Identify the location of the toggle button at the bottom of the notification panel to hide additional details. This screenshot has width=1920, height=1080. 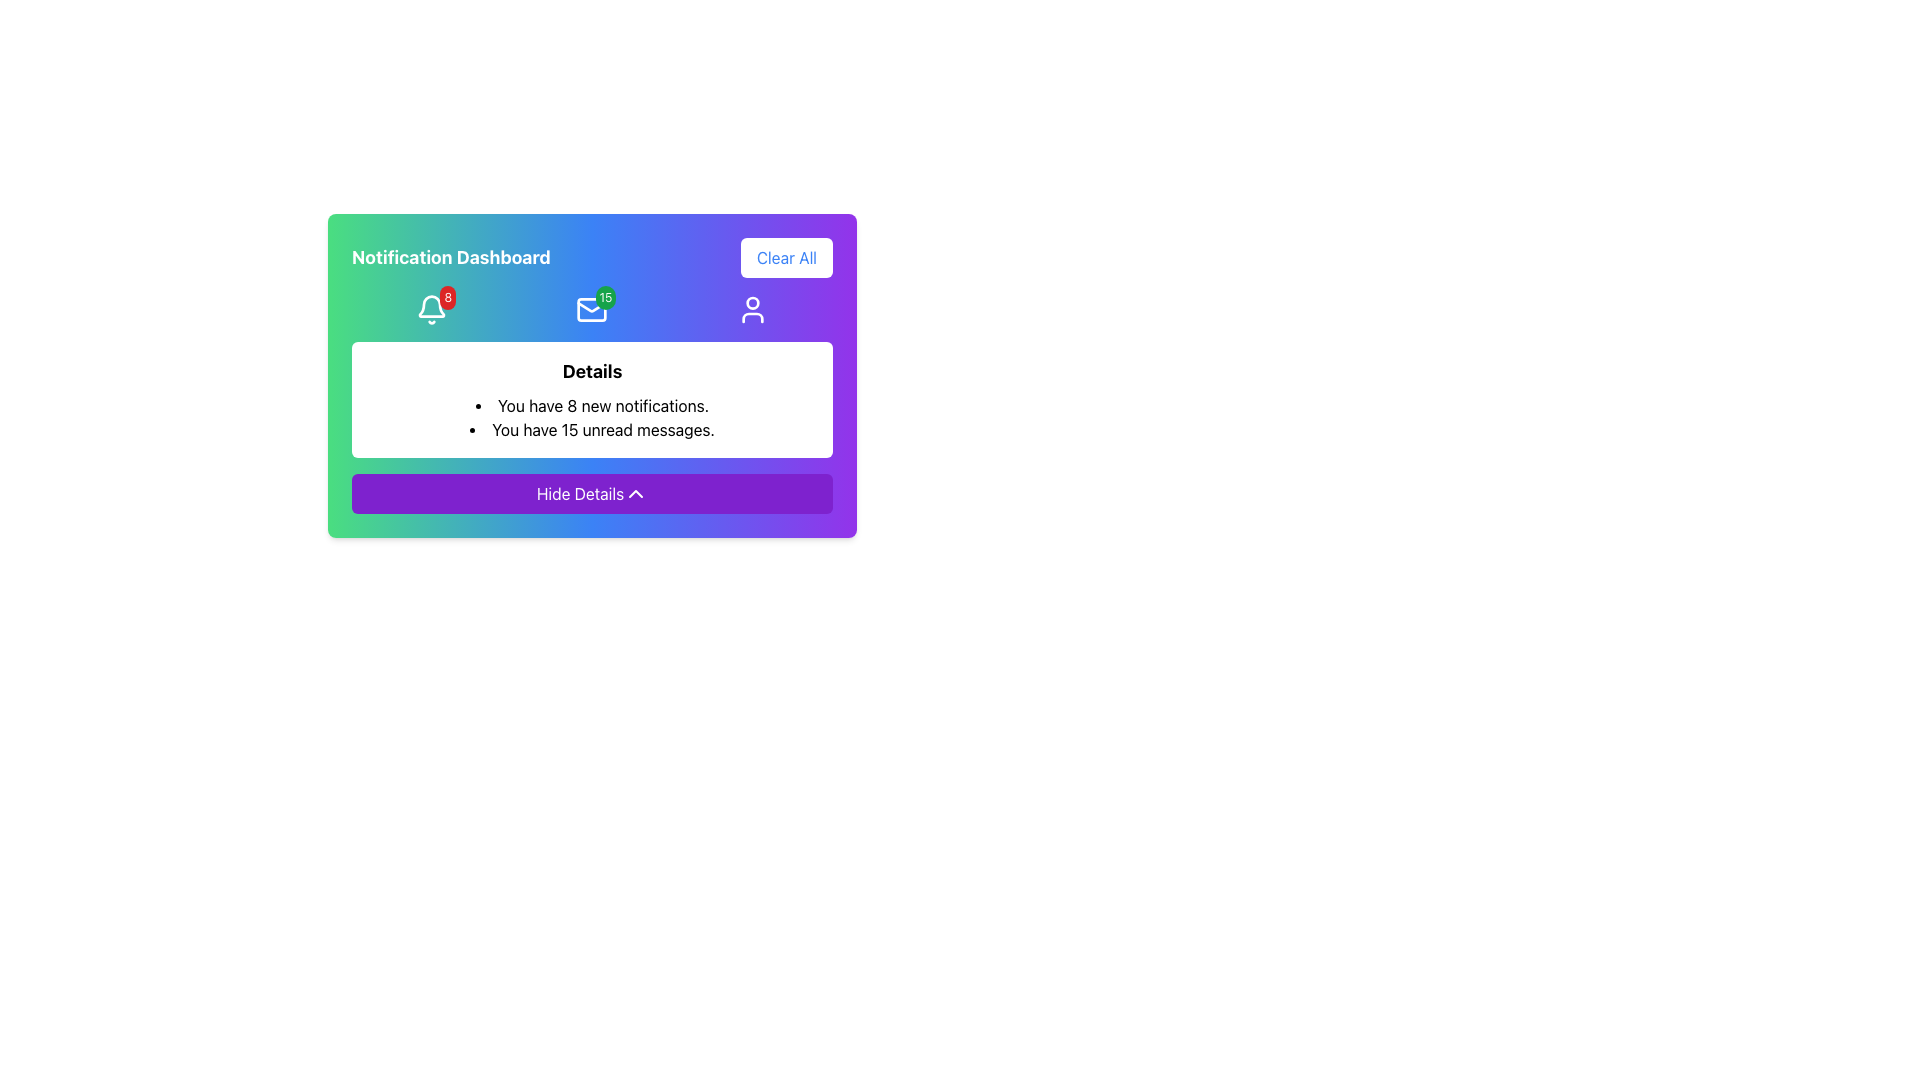
(591, 493).